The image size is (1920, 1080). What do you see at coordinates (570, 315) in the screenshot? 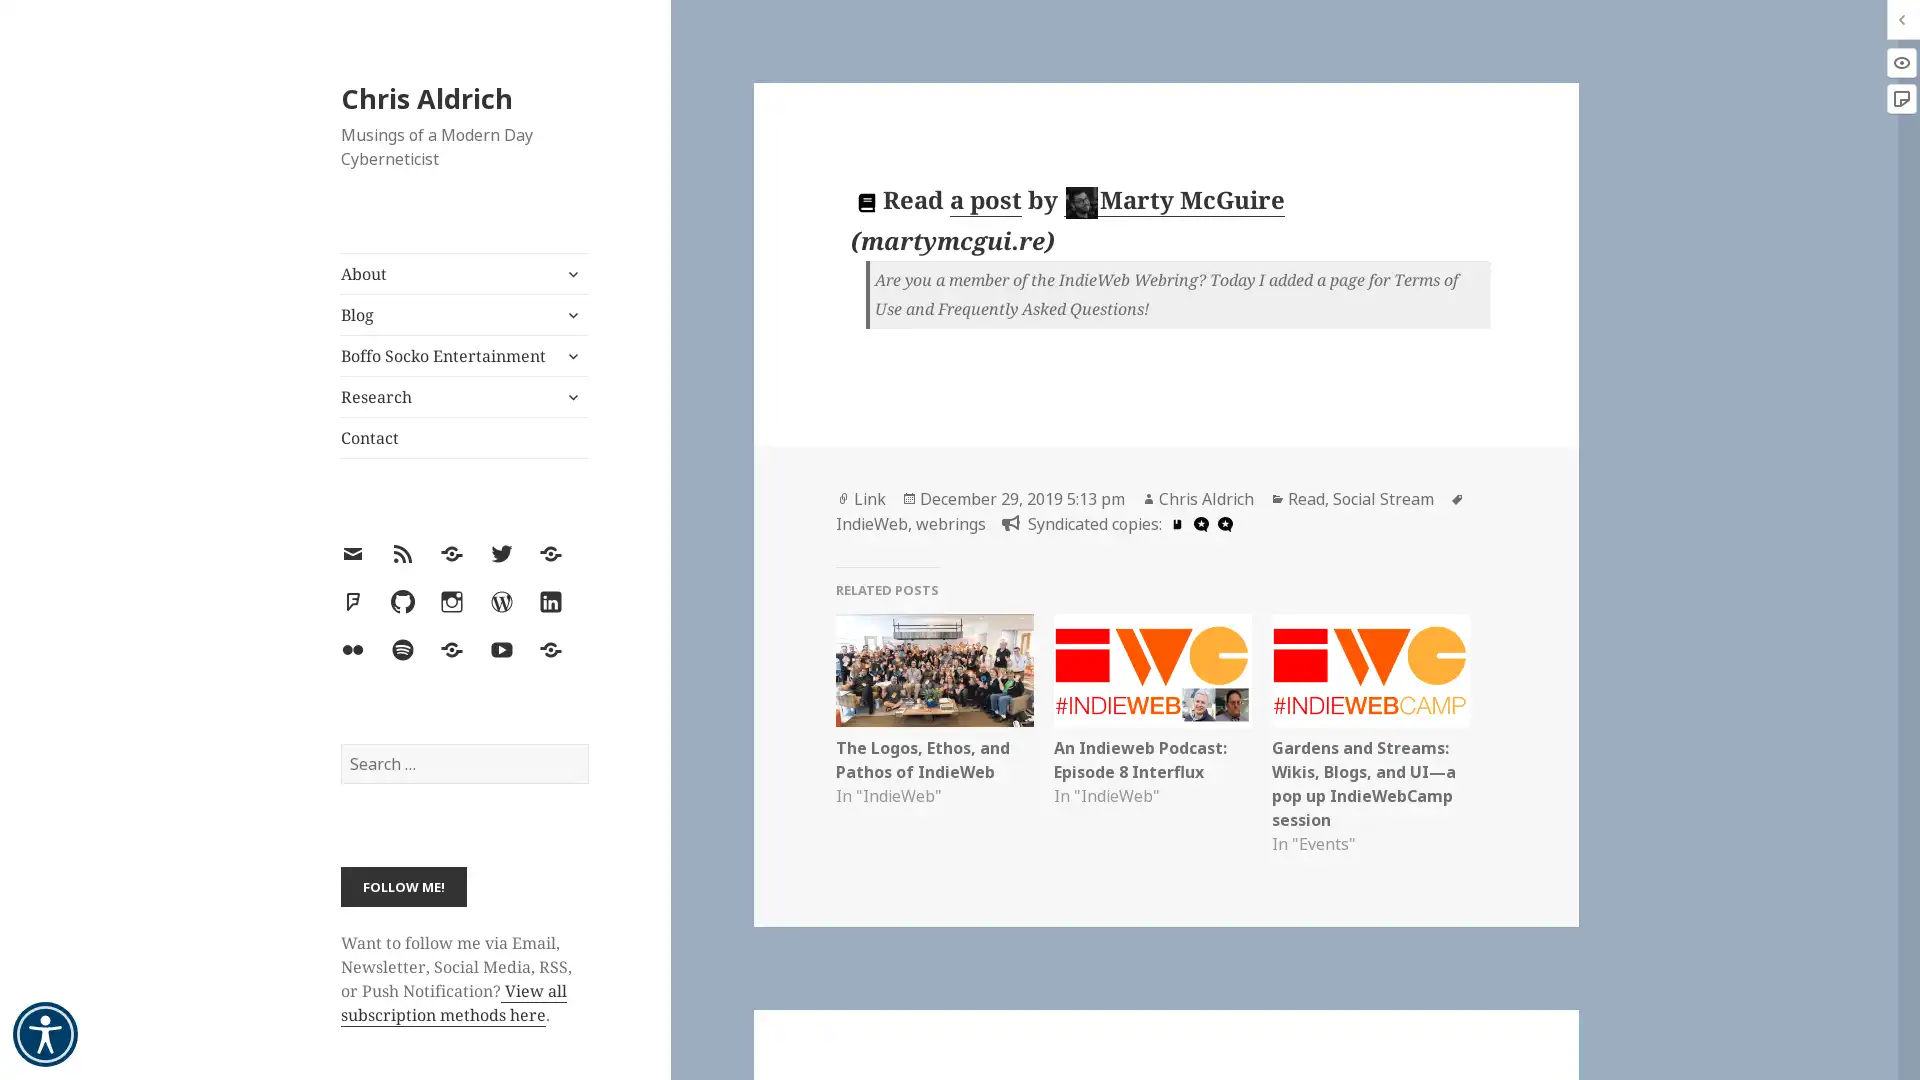
I see `expand child menu` at bounding box center [570, 315].